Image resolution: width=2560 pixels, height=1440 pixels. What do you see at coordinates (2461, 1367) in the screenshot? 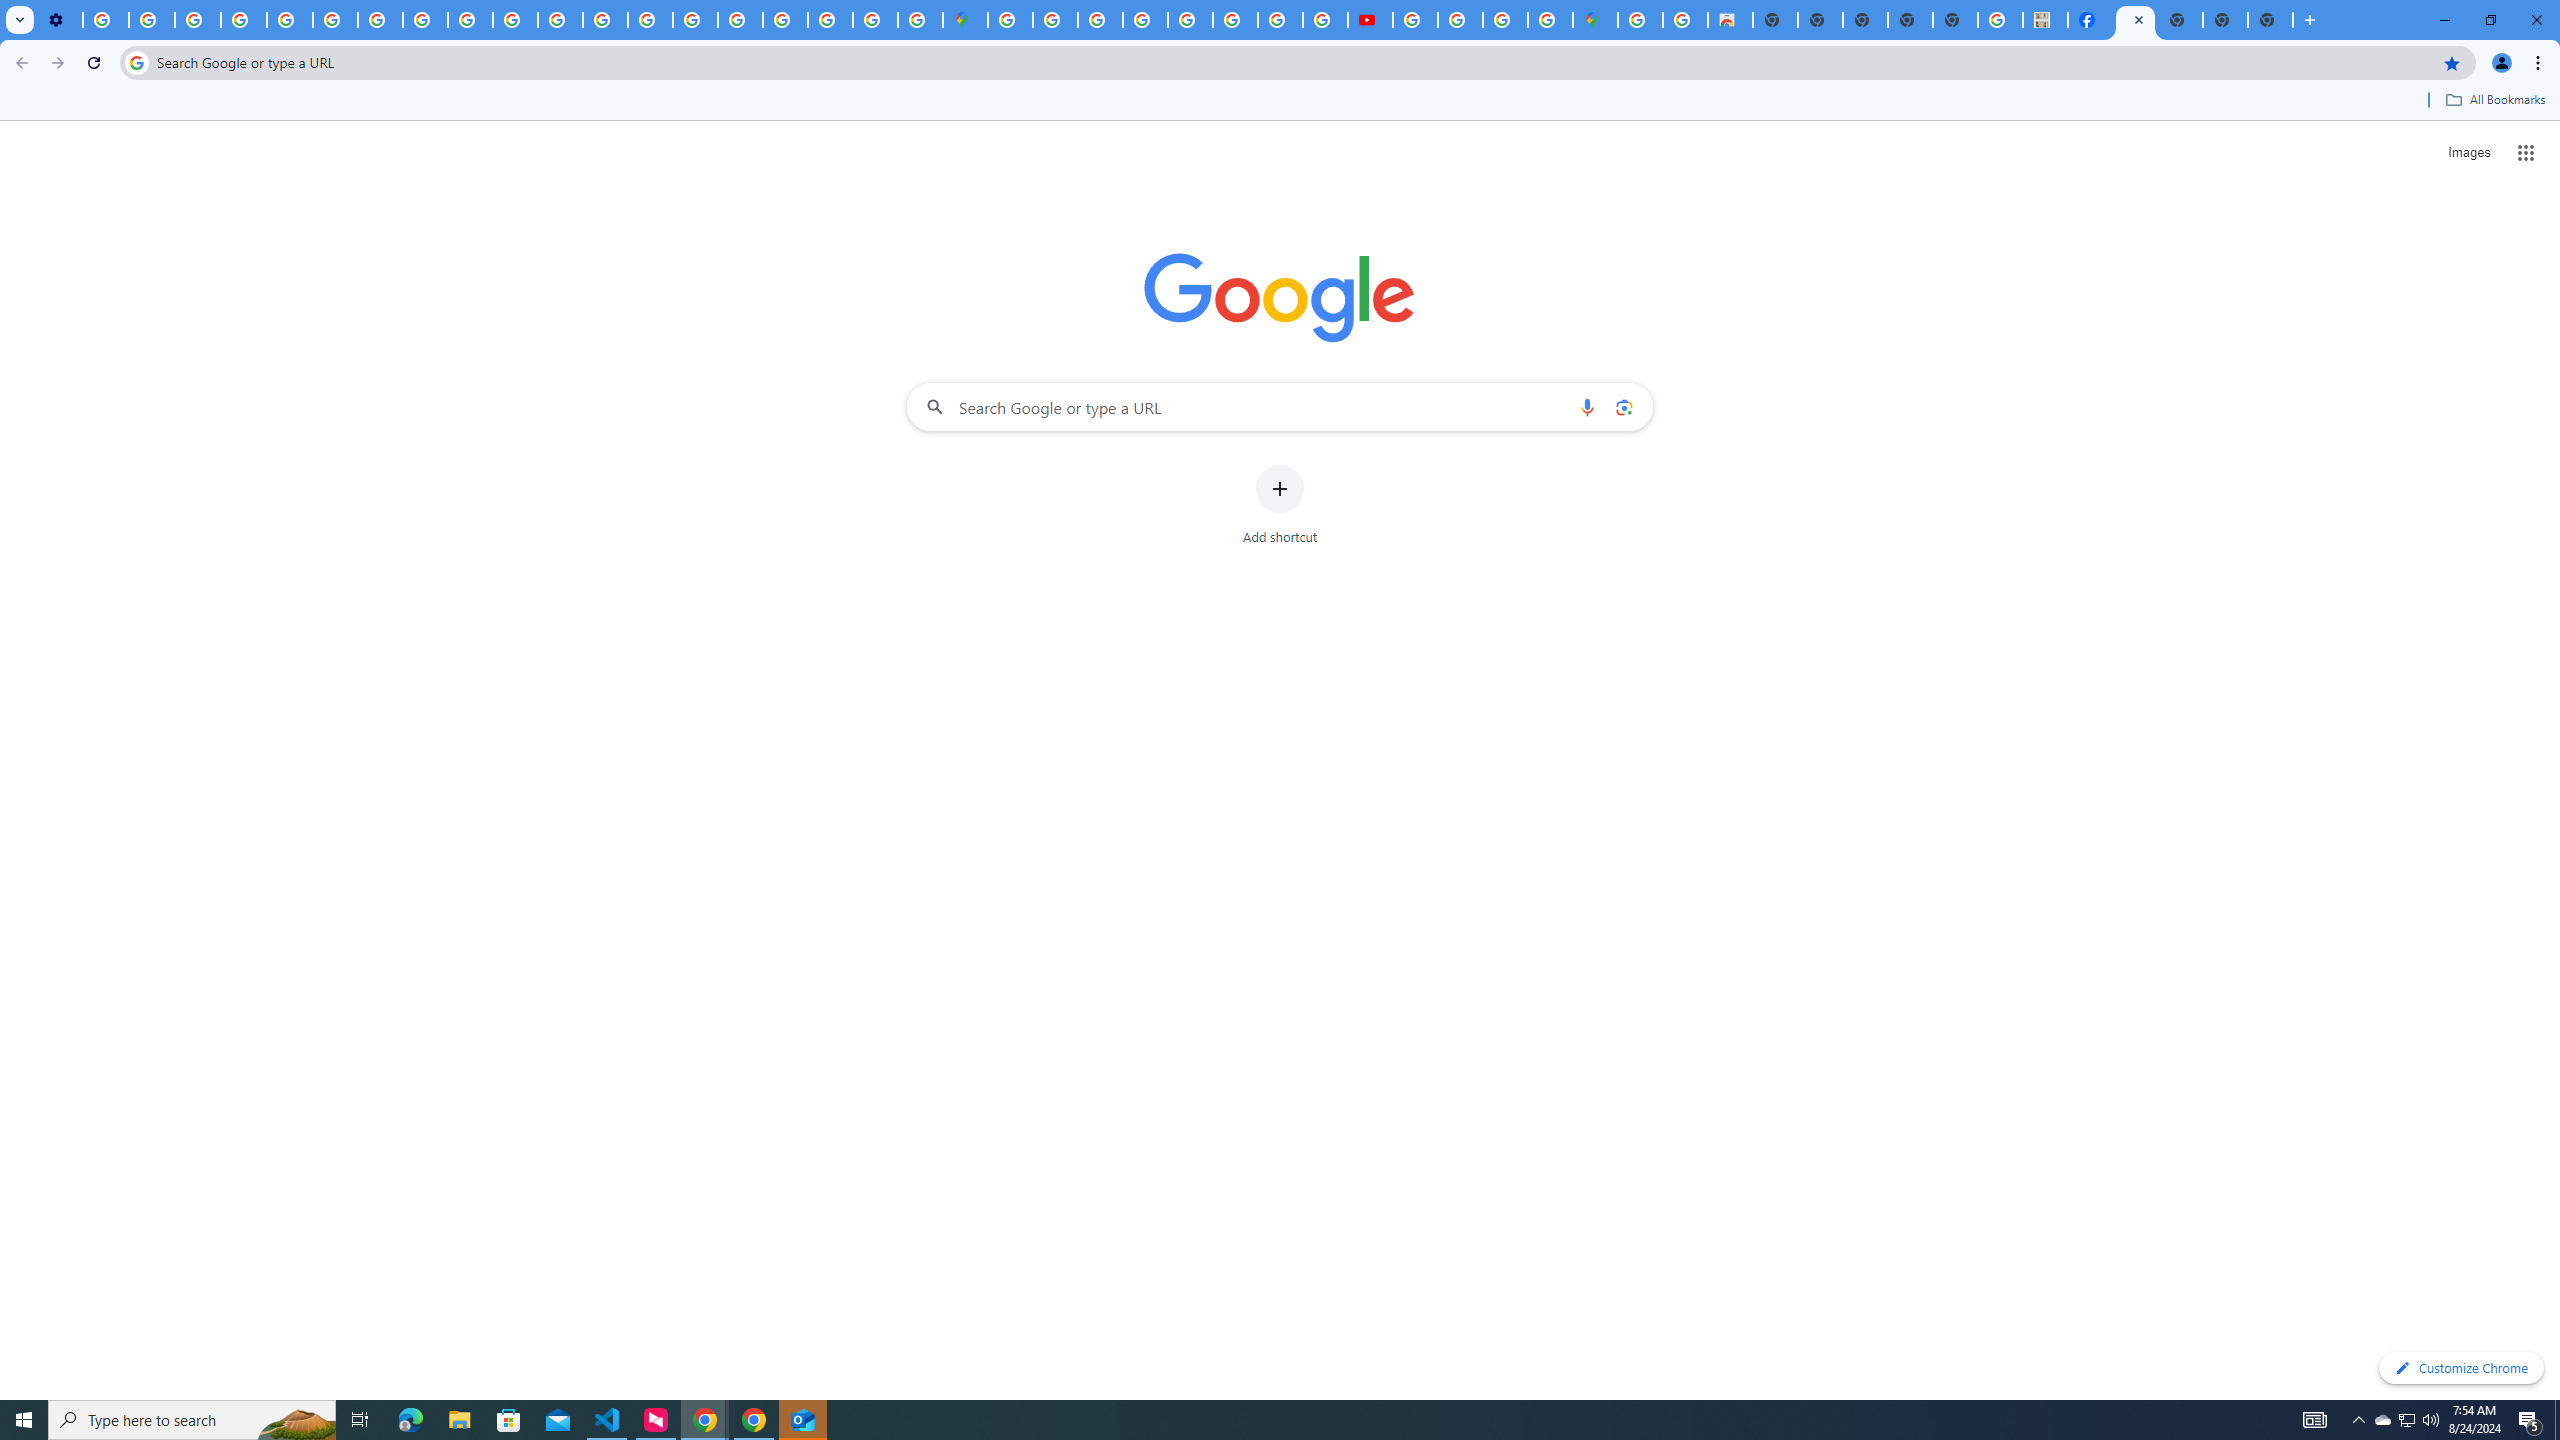
I see `'Customize Chrome'` at bounding box center [2461, 1367].